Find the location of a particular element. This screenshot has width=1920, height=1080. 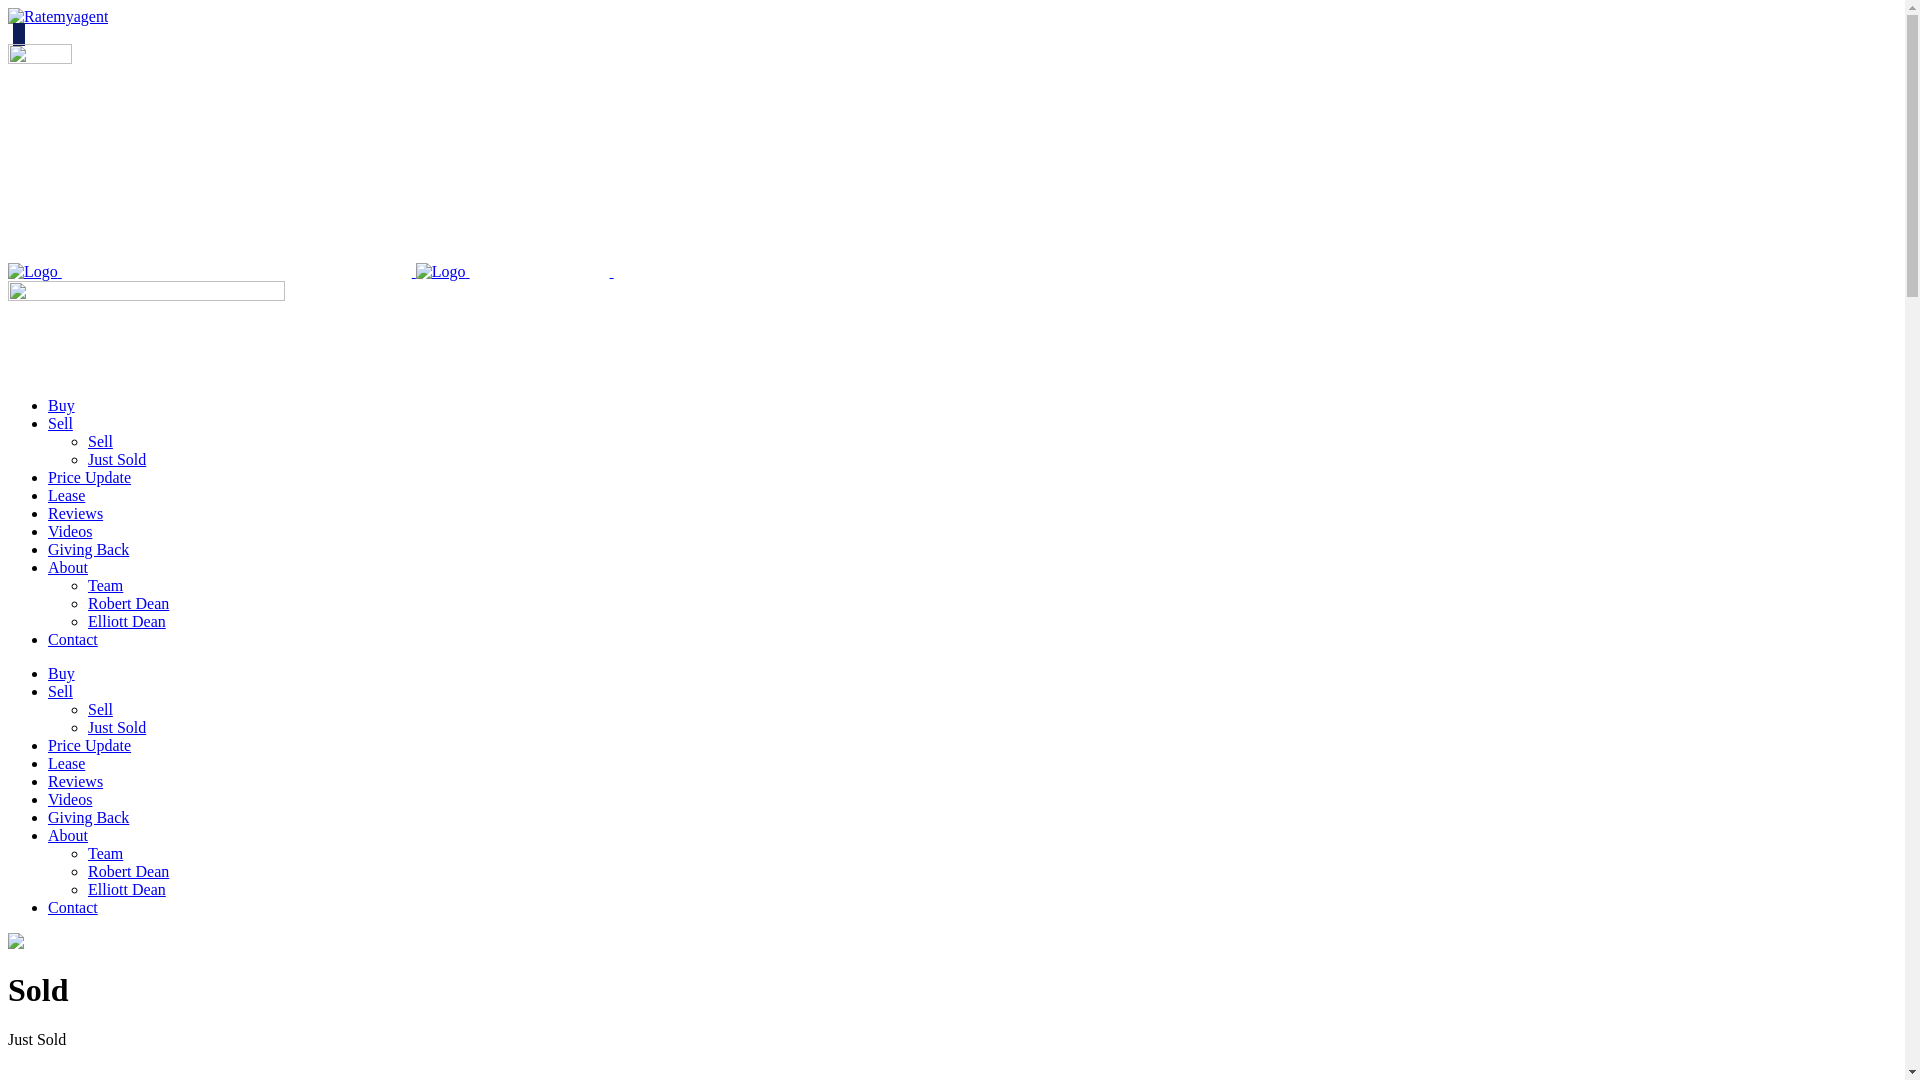

'Reviews' is located at coordinates (75, 780).